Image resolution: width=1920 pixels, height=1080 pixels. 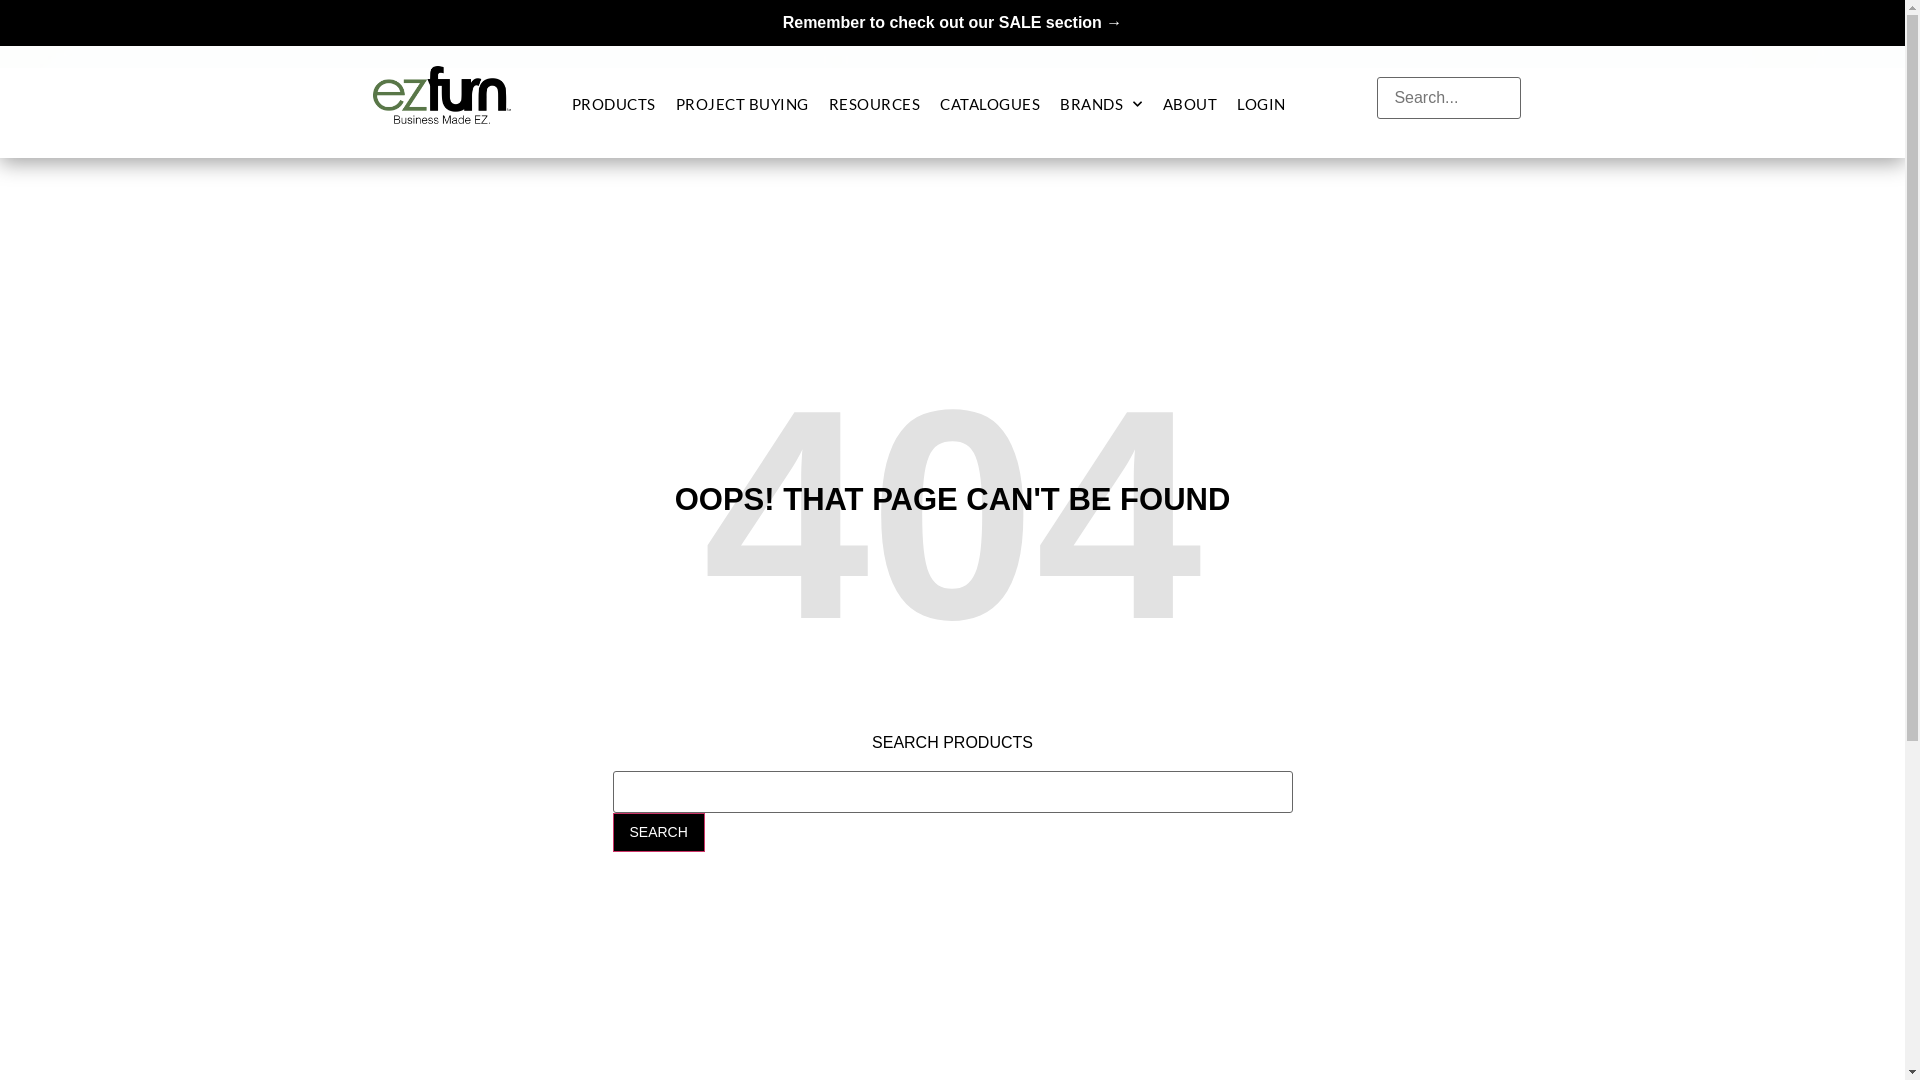 What do you see at coordinates (1162, 104) in the screenshot?
I see `'ABOUT'` at bounding box center [1162, 104].